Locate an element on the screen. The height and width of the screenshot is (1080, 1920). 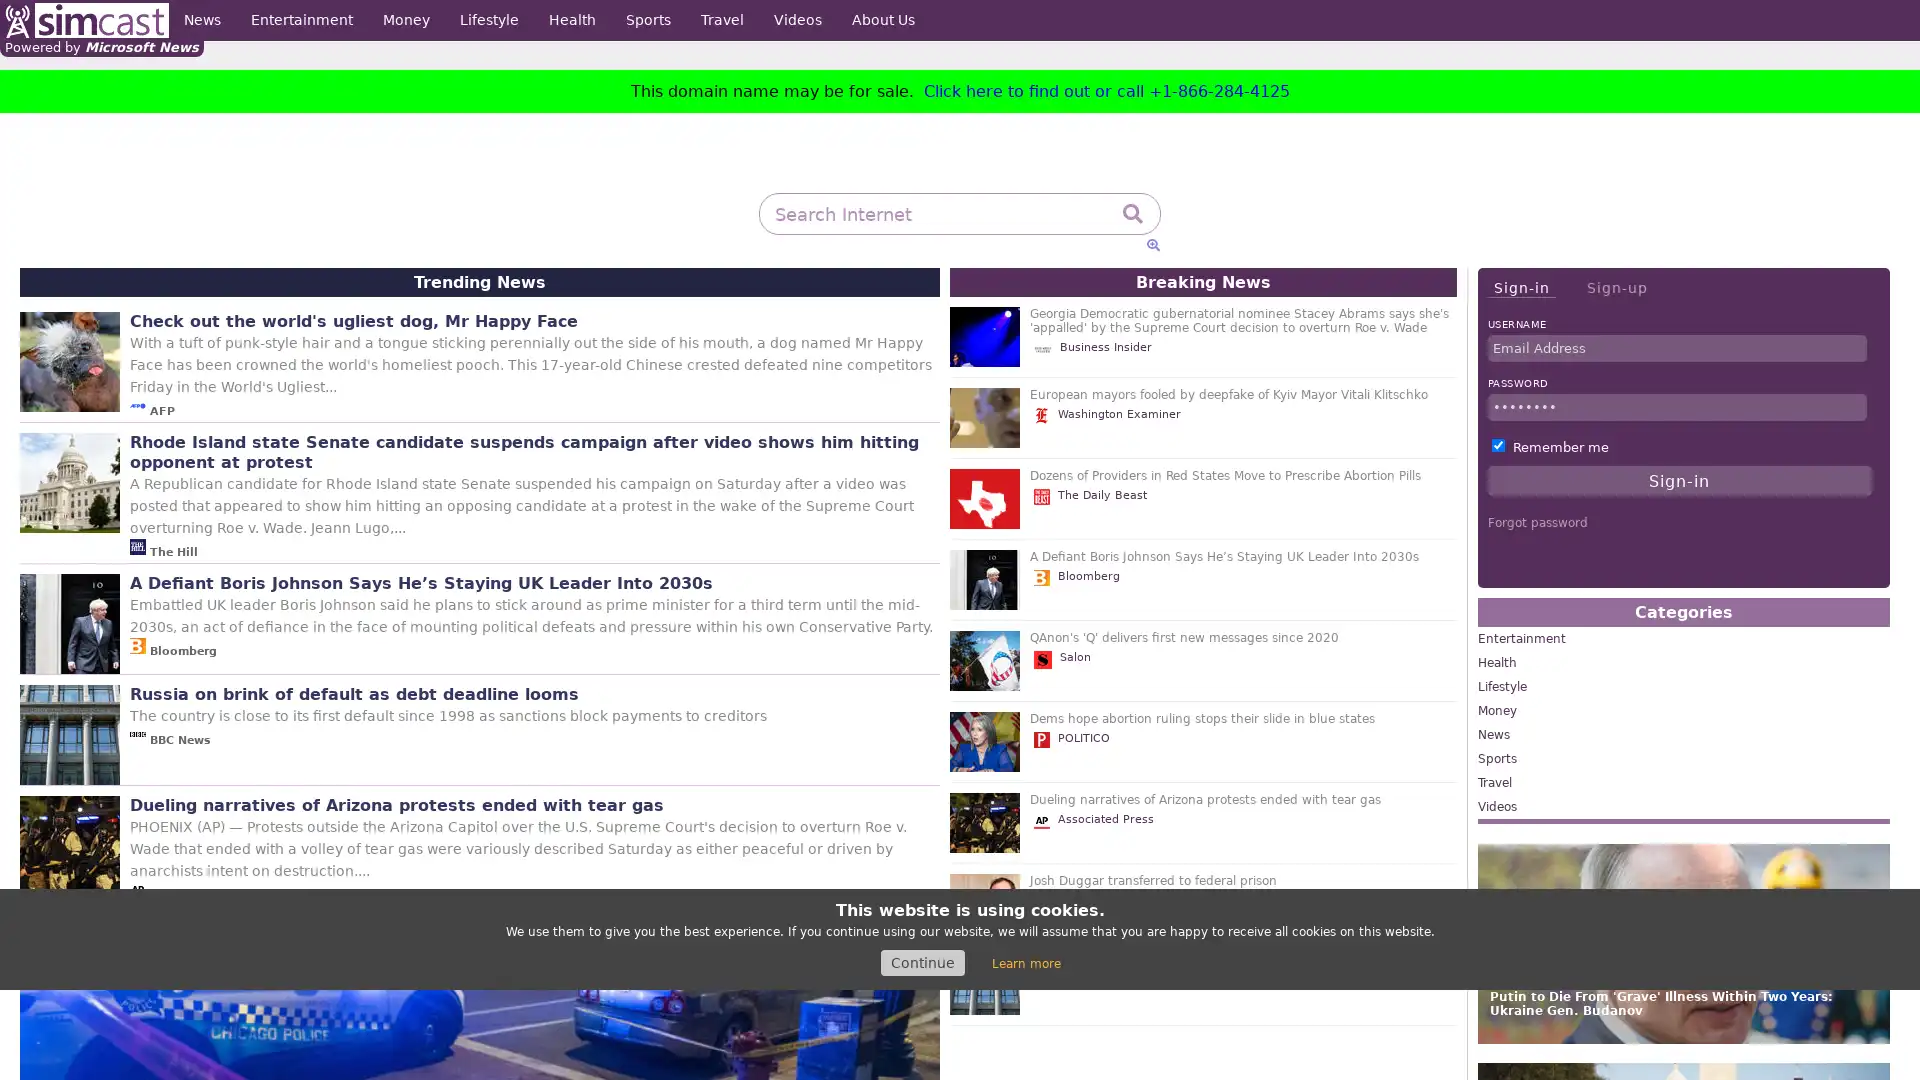
Sign-in is located at coordinates (1520, 288).